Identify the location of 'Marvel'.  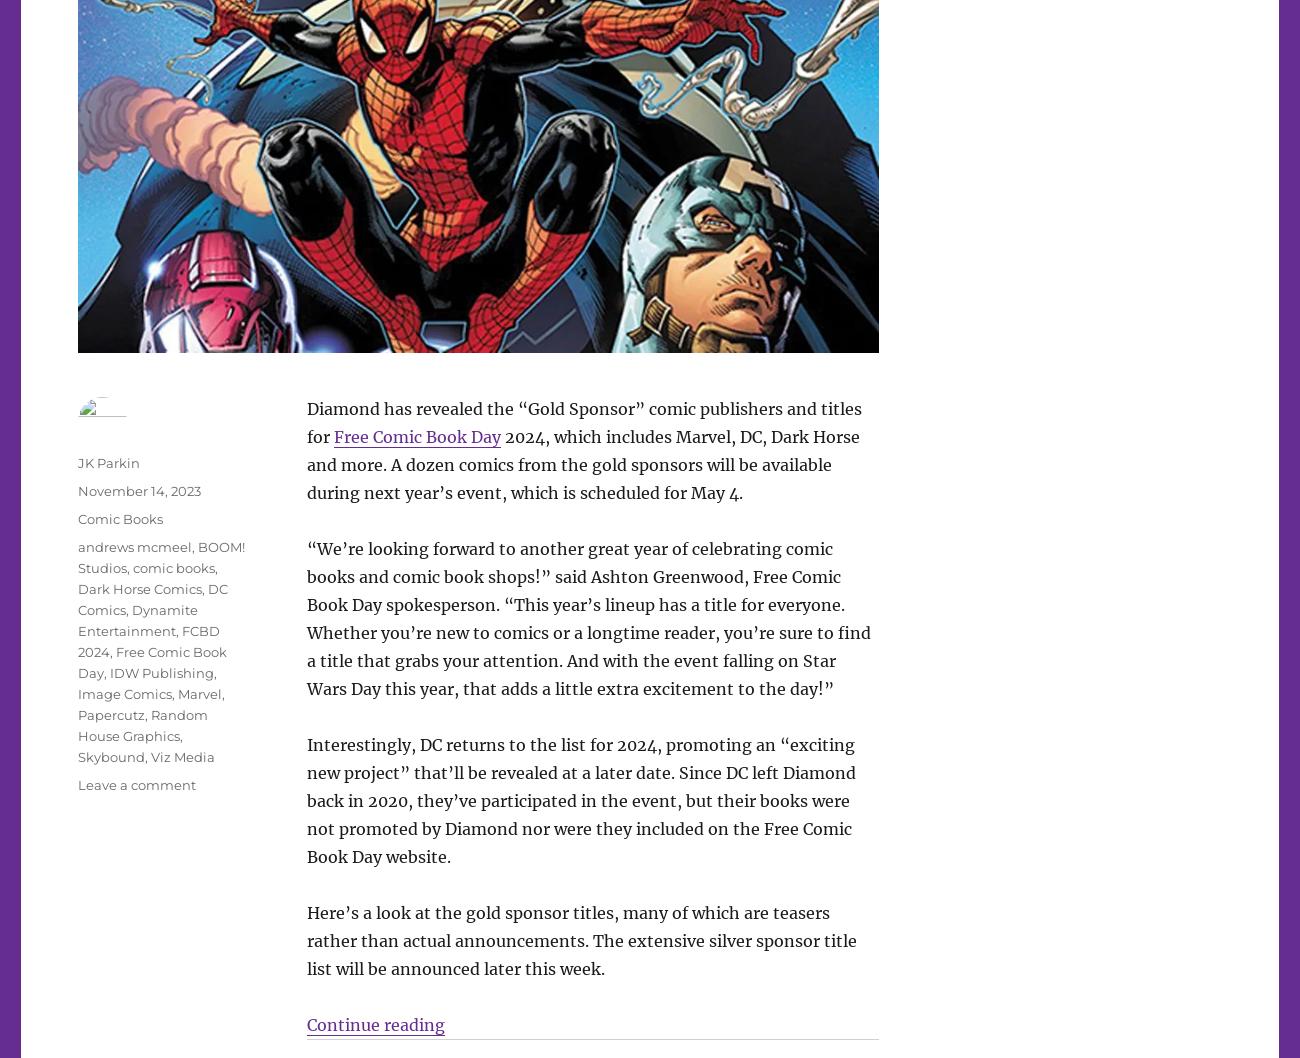
(199, 693).